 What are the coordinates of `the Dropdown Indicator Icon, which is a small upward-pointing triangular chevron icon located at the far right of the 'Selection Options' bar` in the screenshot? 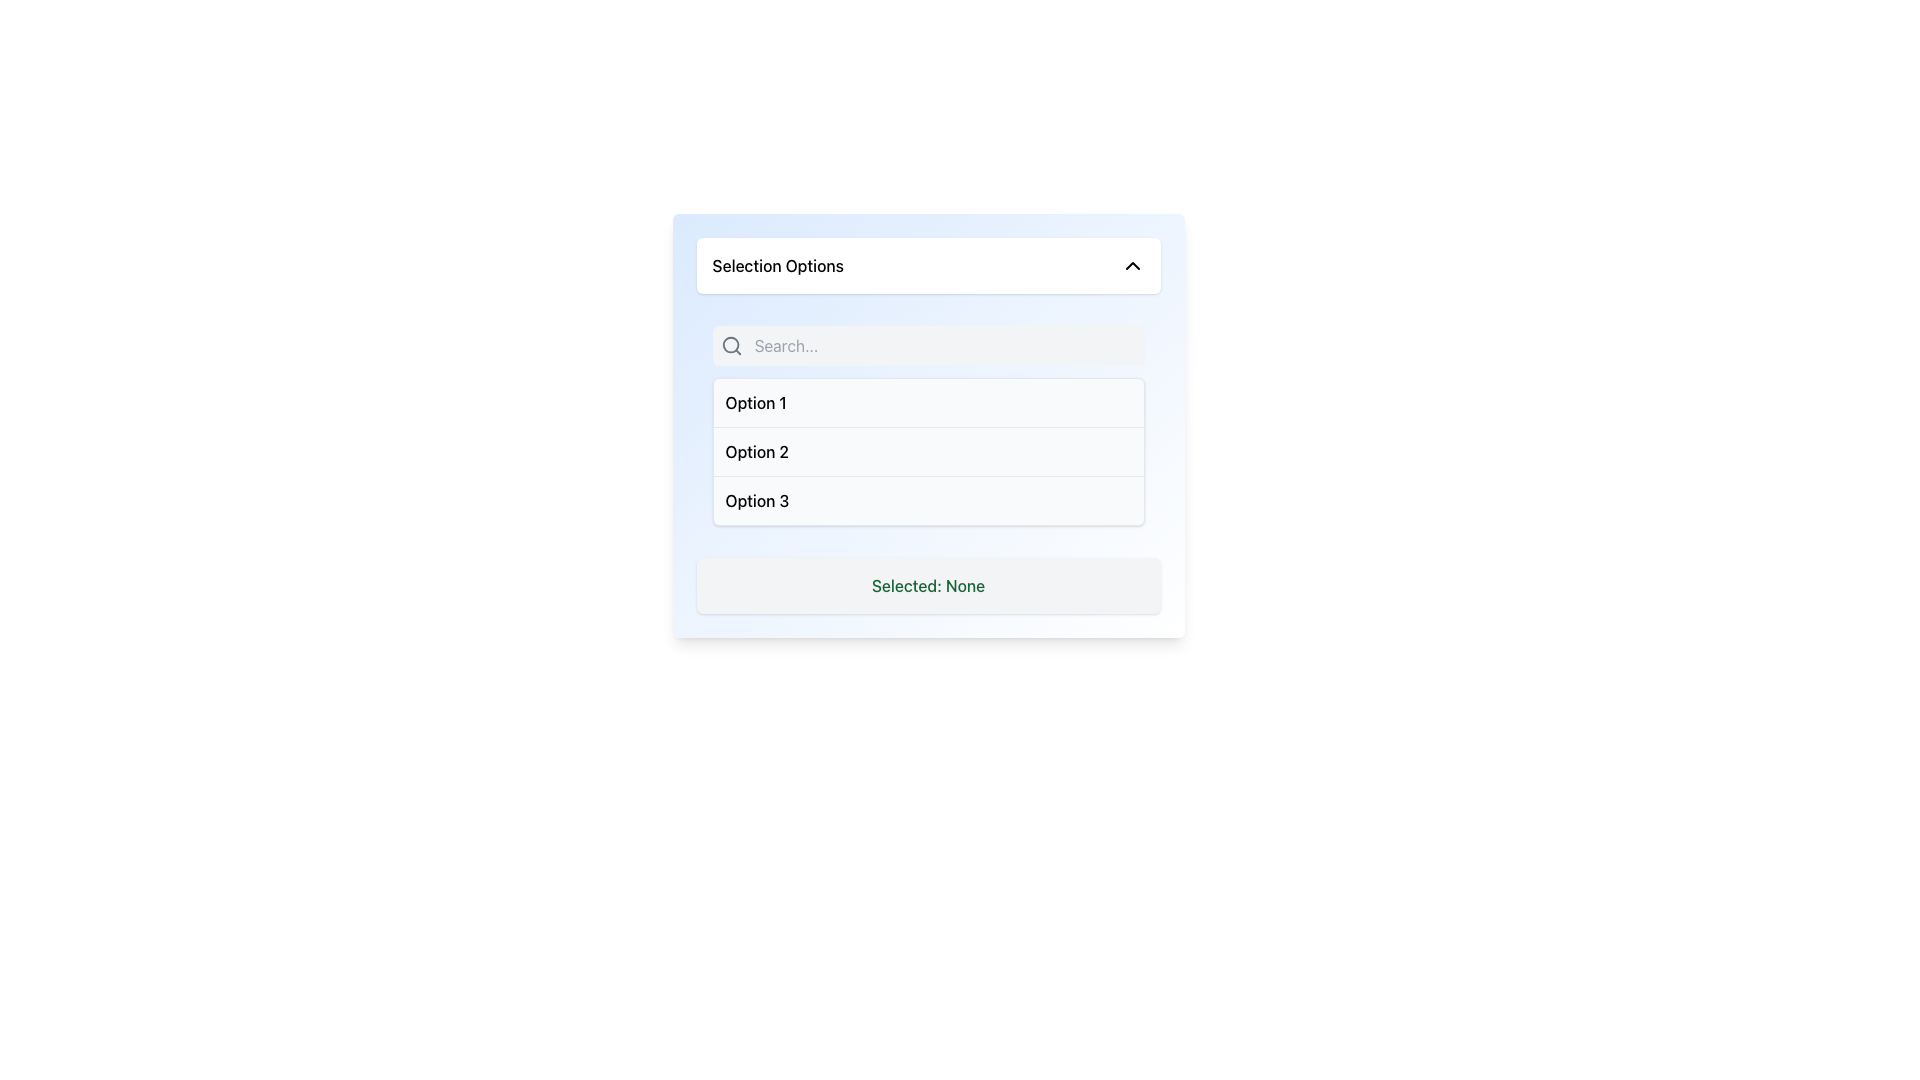 It's located at (1132, 265).